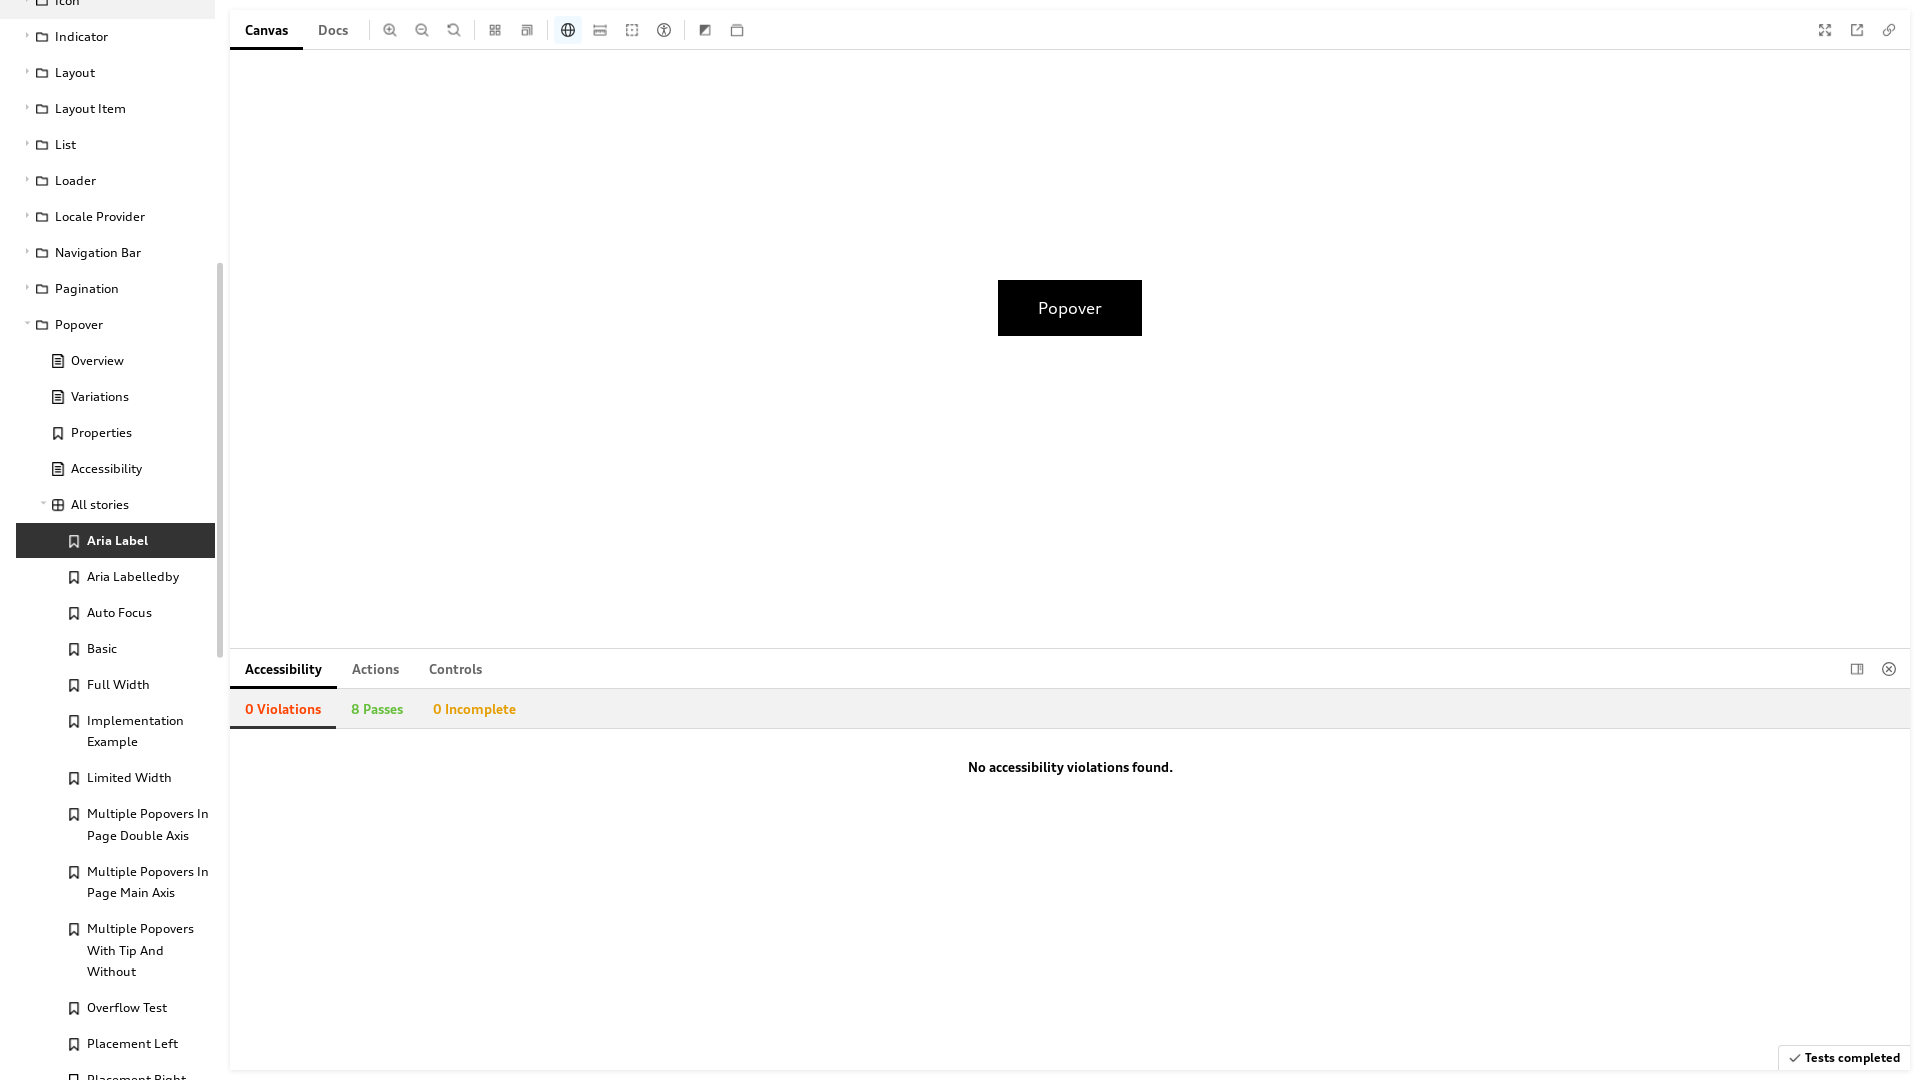 The image size is (1920, 1080). What do you see at coordinates (1888, 668) in the screenshot?
I see `'Hide addons [A]'` at bounding box center [1888, 668].